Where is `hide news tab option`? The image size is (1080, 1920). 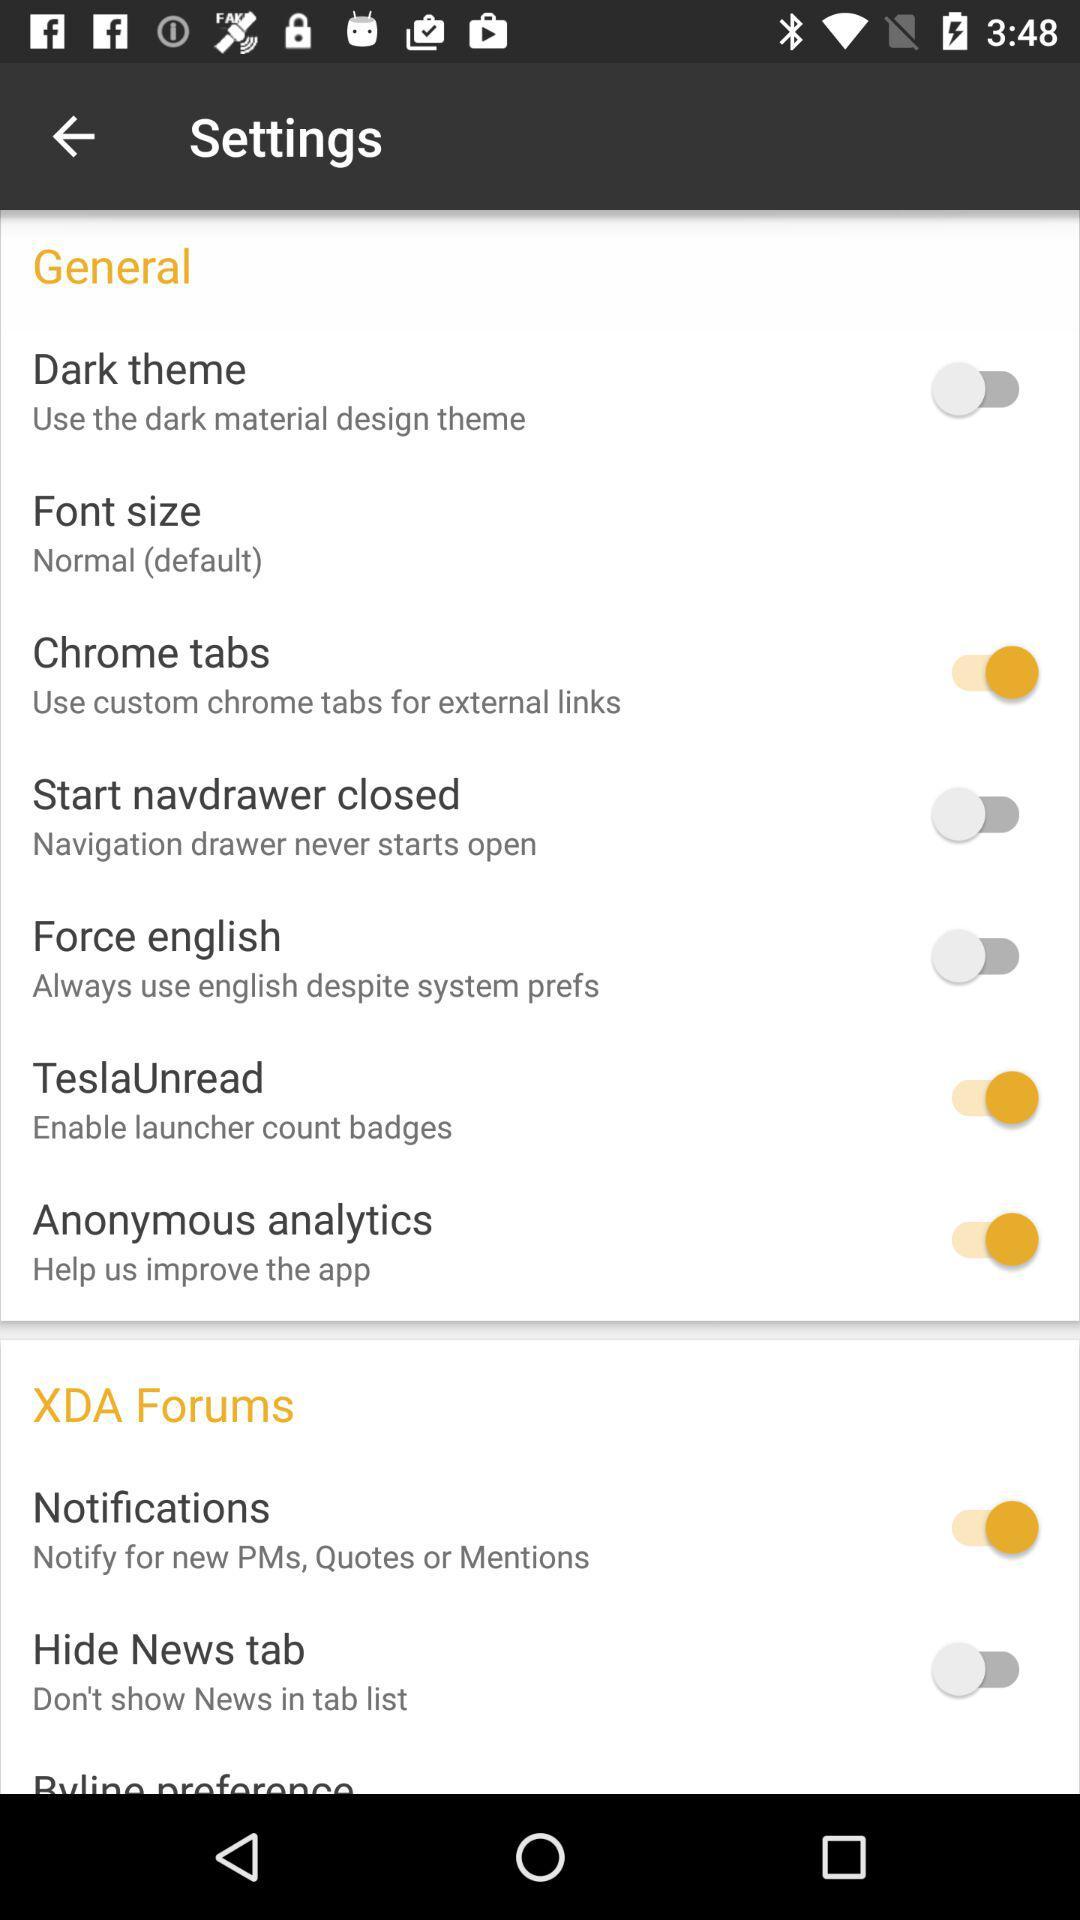 hide news tab option is located at coordinates (984, 1669).